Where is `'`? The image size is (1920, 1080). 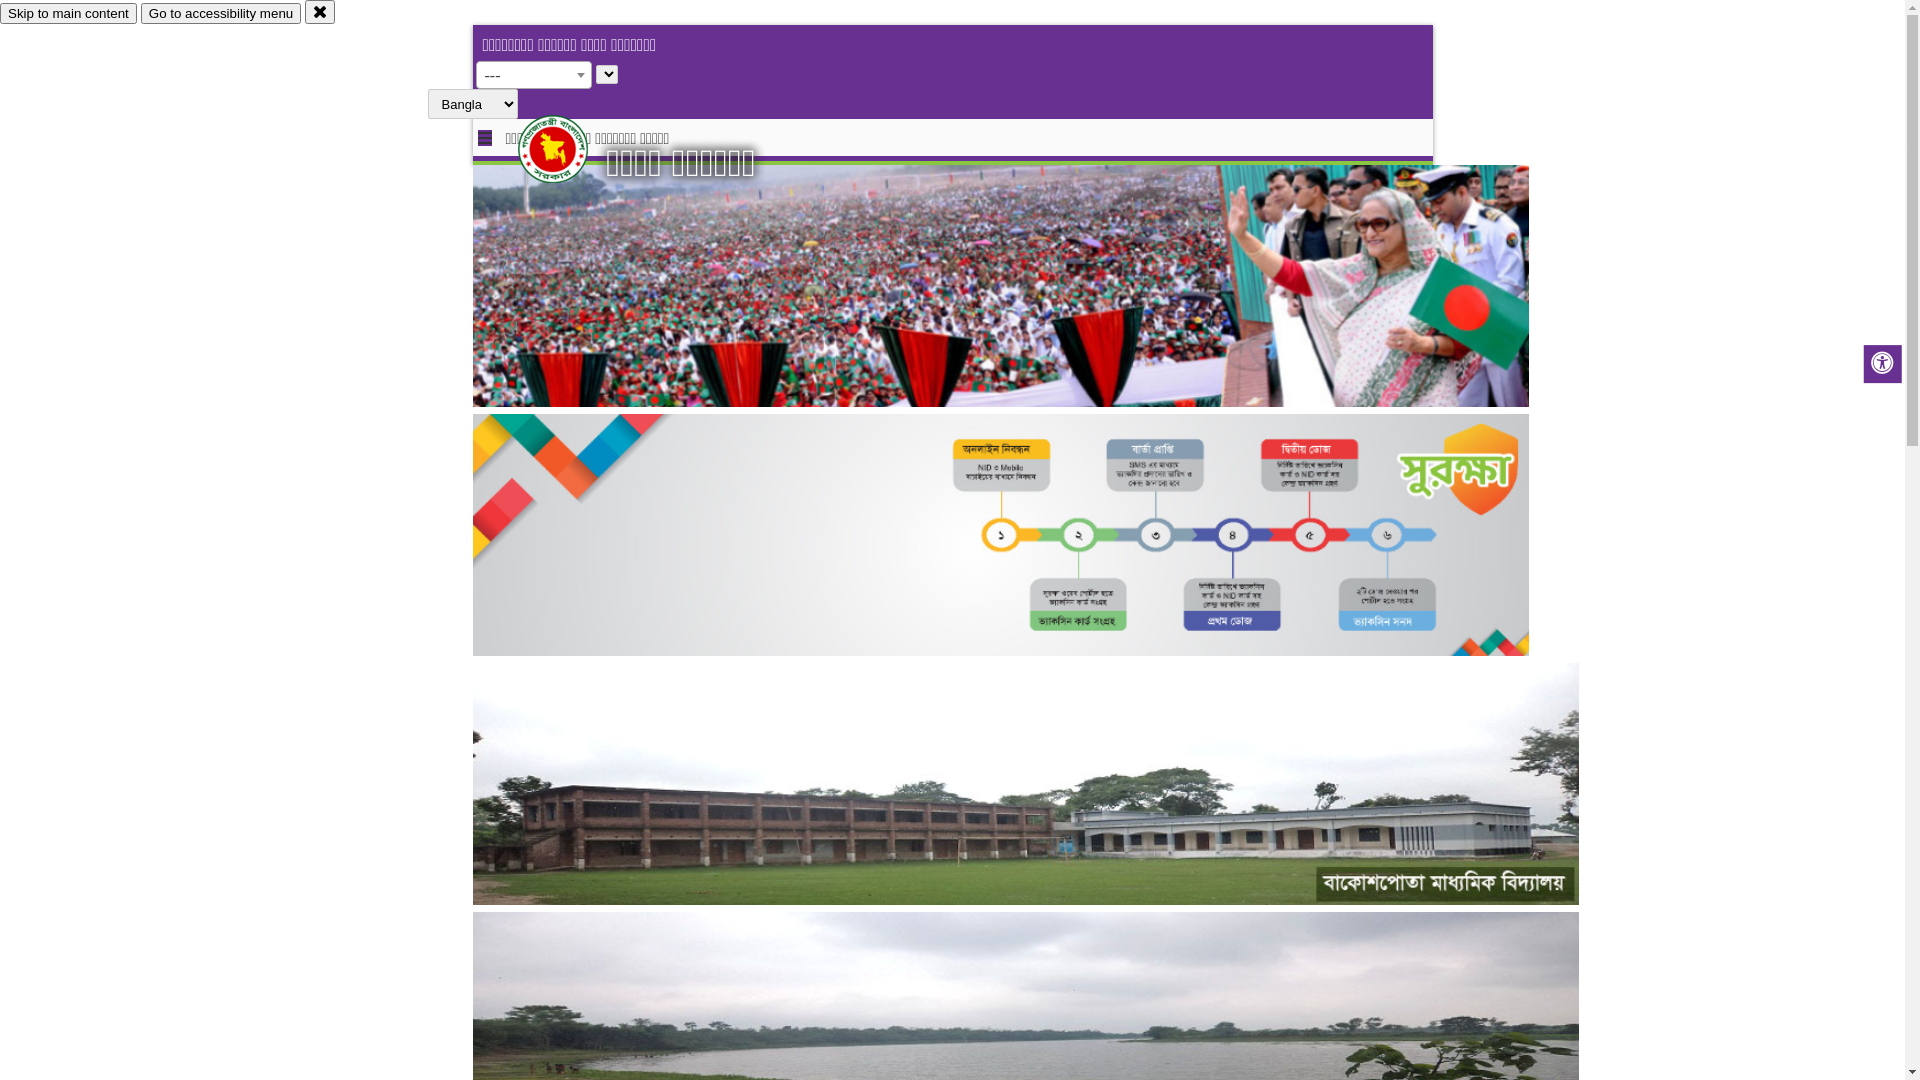
' is located at coordinates (569, 148).